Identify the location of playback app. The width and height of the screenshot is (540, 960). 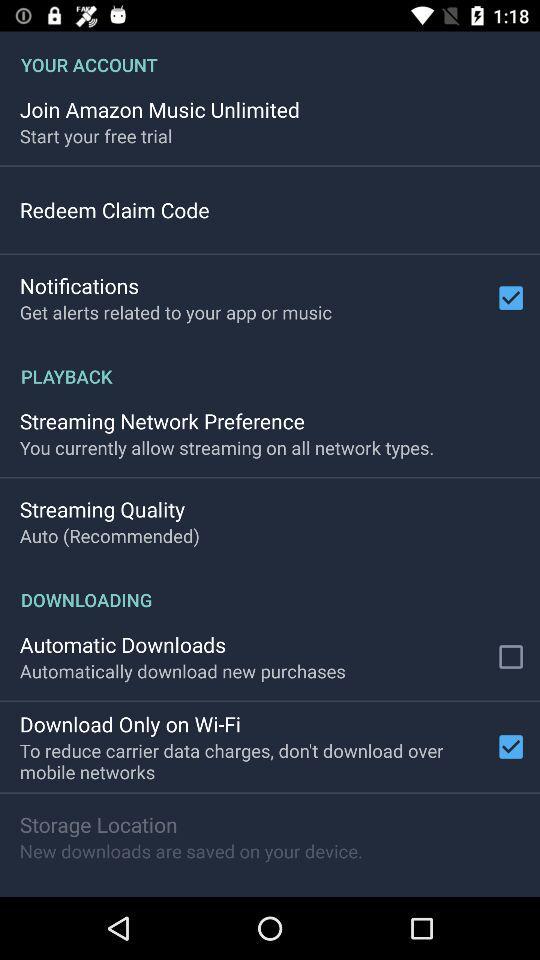
(270, 364).